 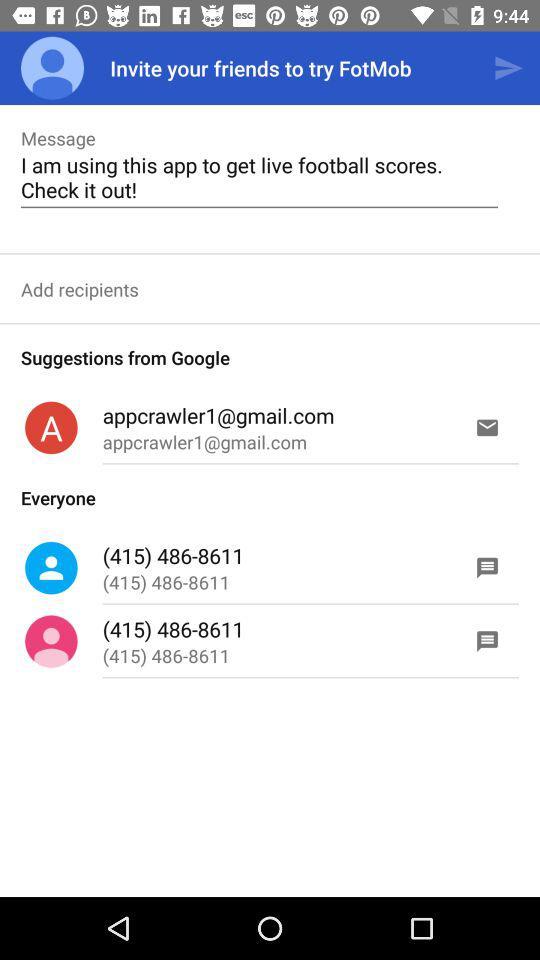 I want to click on app next to the invite your friends icon, so click(x=508, y=68).